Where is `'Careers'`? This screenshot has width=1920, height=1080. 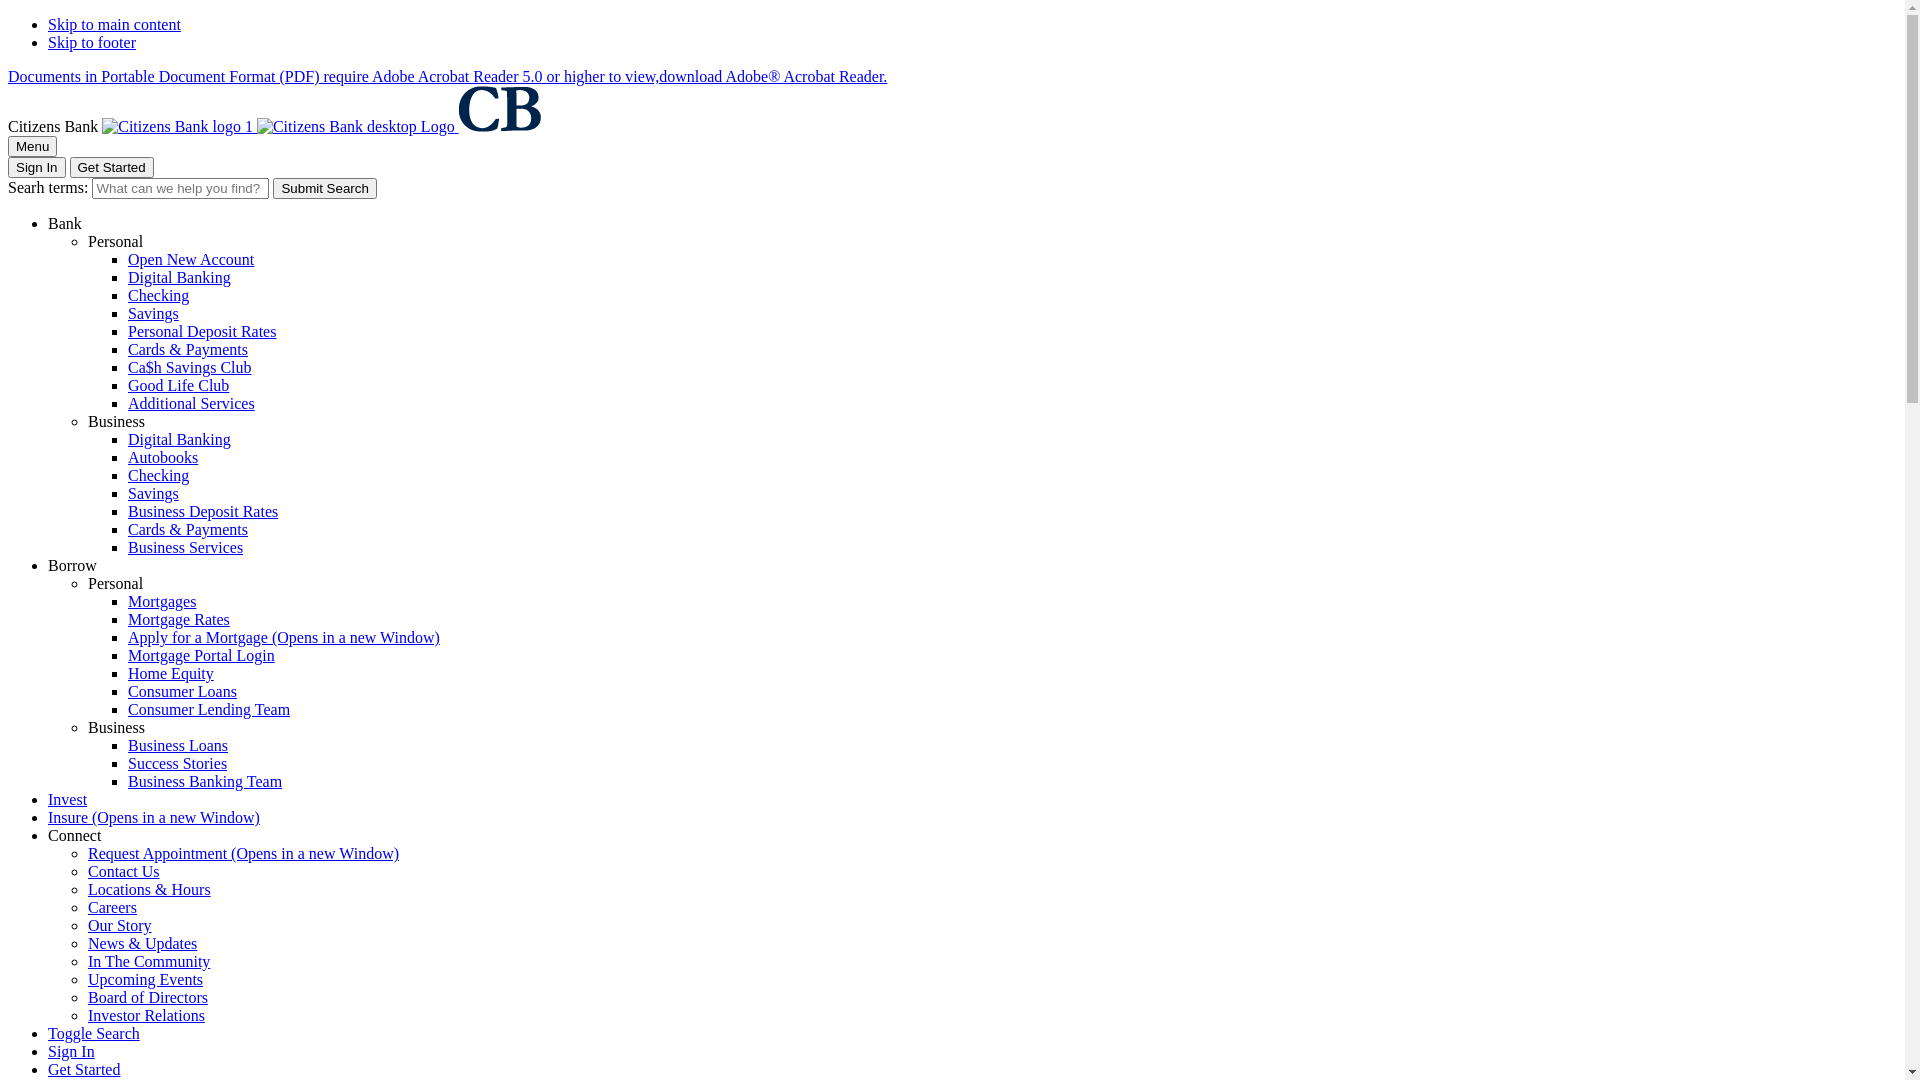
'Careers' is located at coordinates (86, 907).